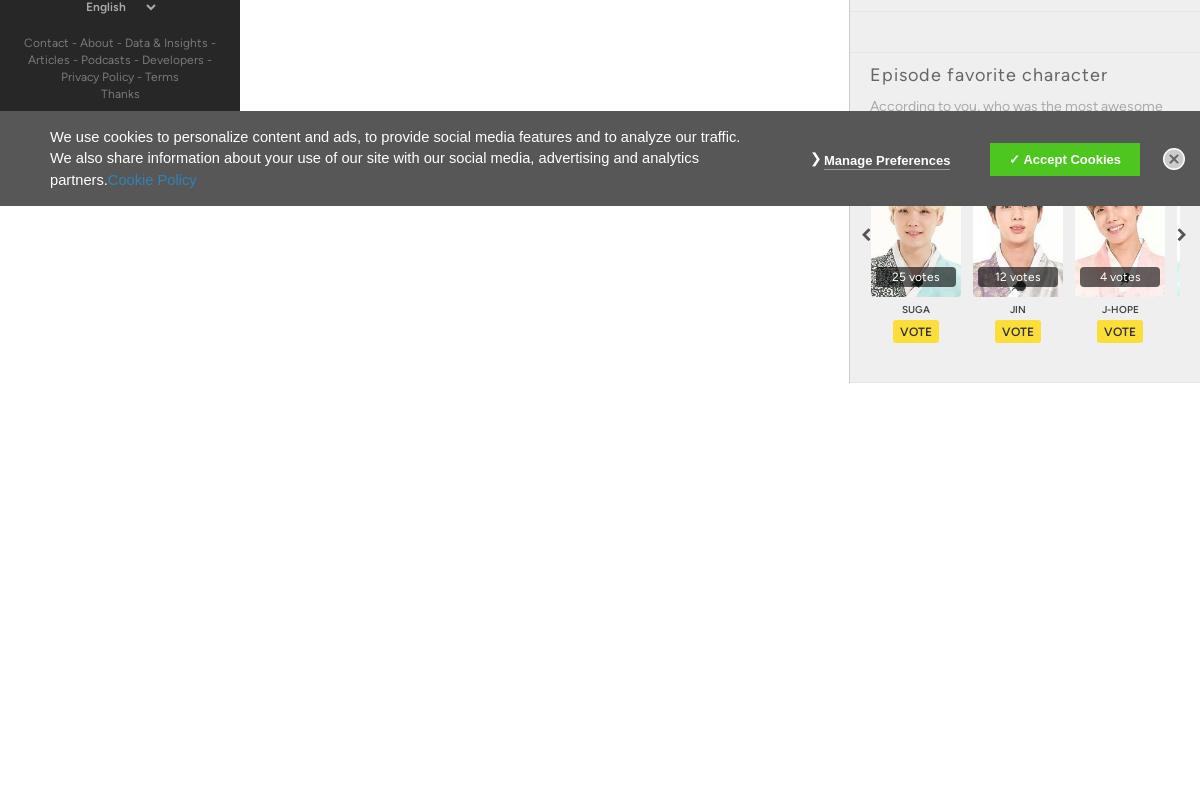 The image size is (1200, 794). Describe the element at coordinates (1010, 309) in the screenshot. I see `'Jin'` at that location.